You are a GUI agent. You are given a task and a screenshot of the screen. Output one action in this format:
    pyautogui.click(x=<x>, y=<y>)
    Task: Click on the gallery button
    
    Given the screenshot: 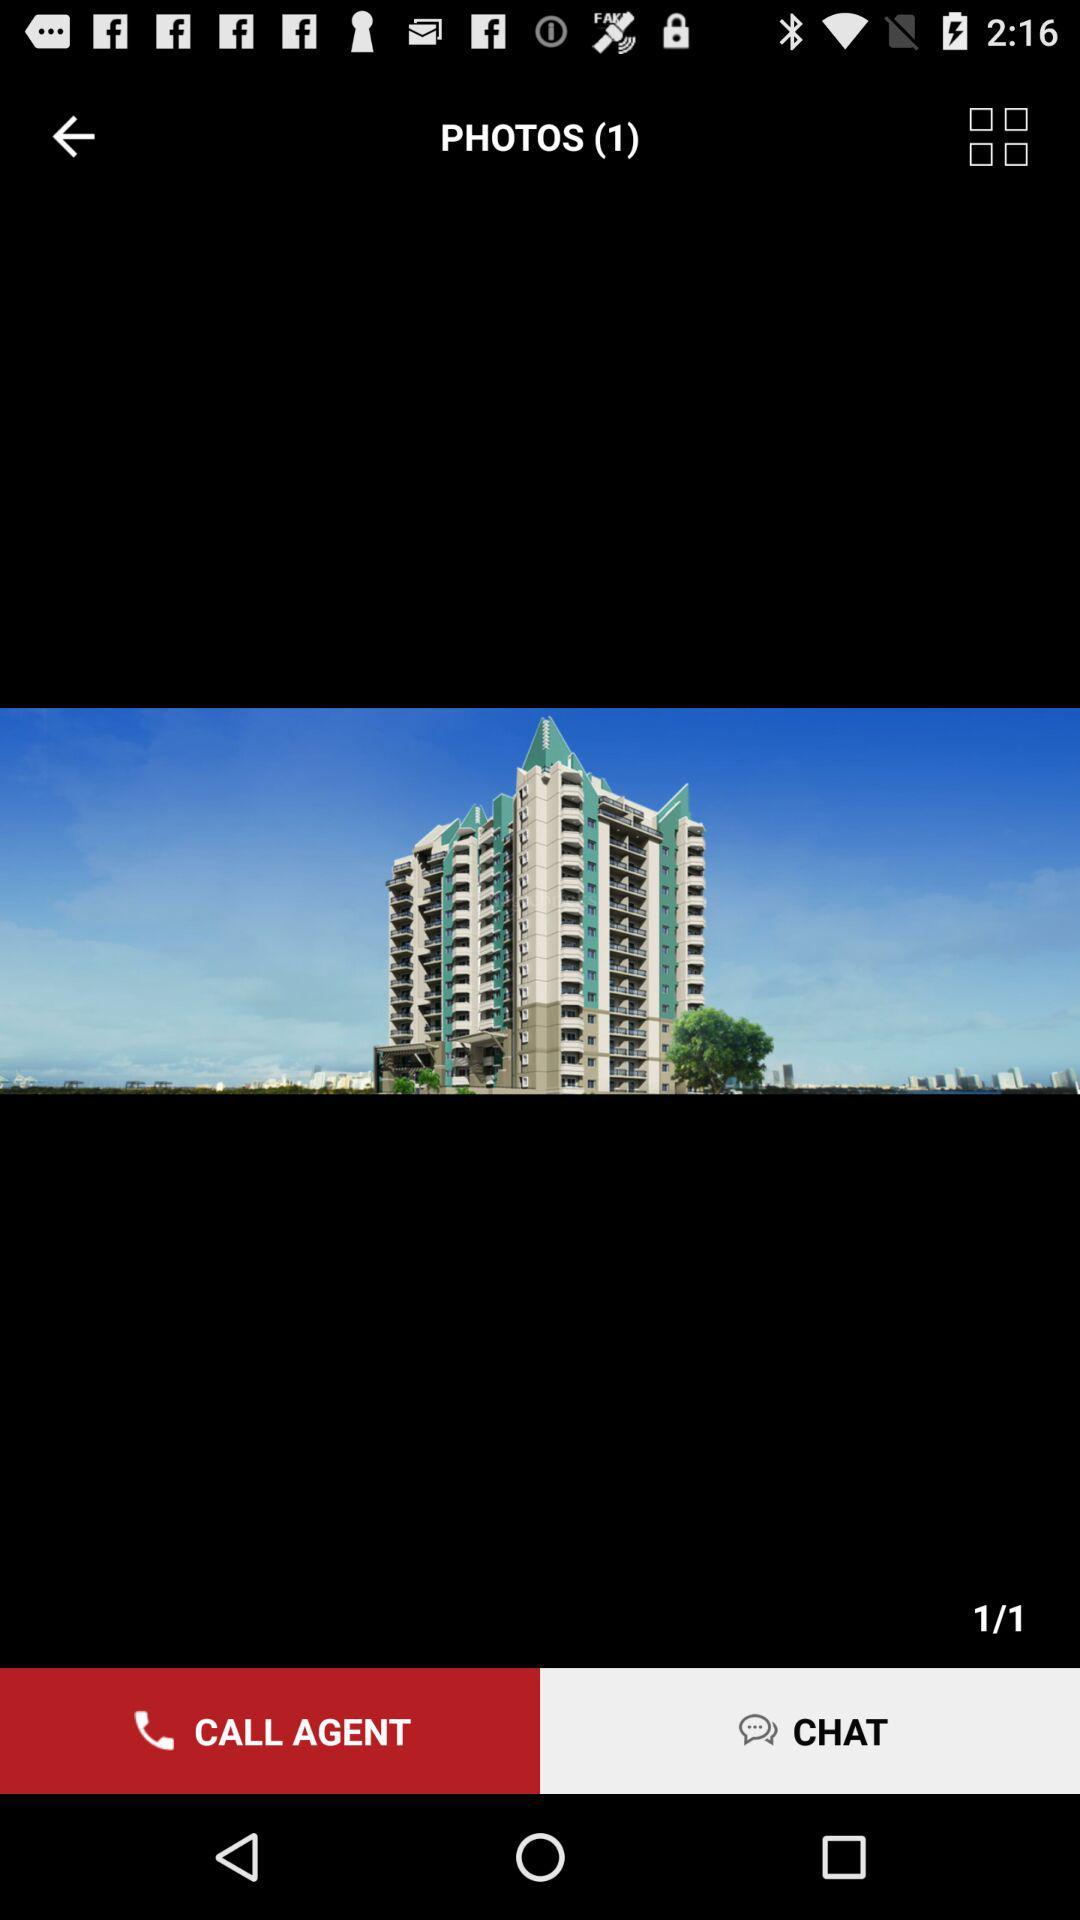 What is the action you would take?
    pyautogui.click(x=1024, y=135)
    